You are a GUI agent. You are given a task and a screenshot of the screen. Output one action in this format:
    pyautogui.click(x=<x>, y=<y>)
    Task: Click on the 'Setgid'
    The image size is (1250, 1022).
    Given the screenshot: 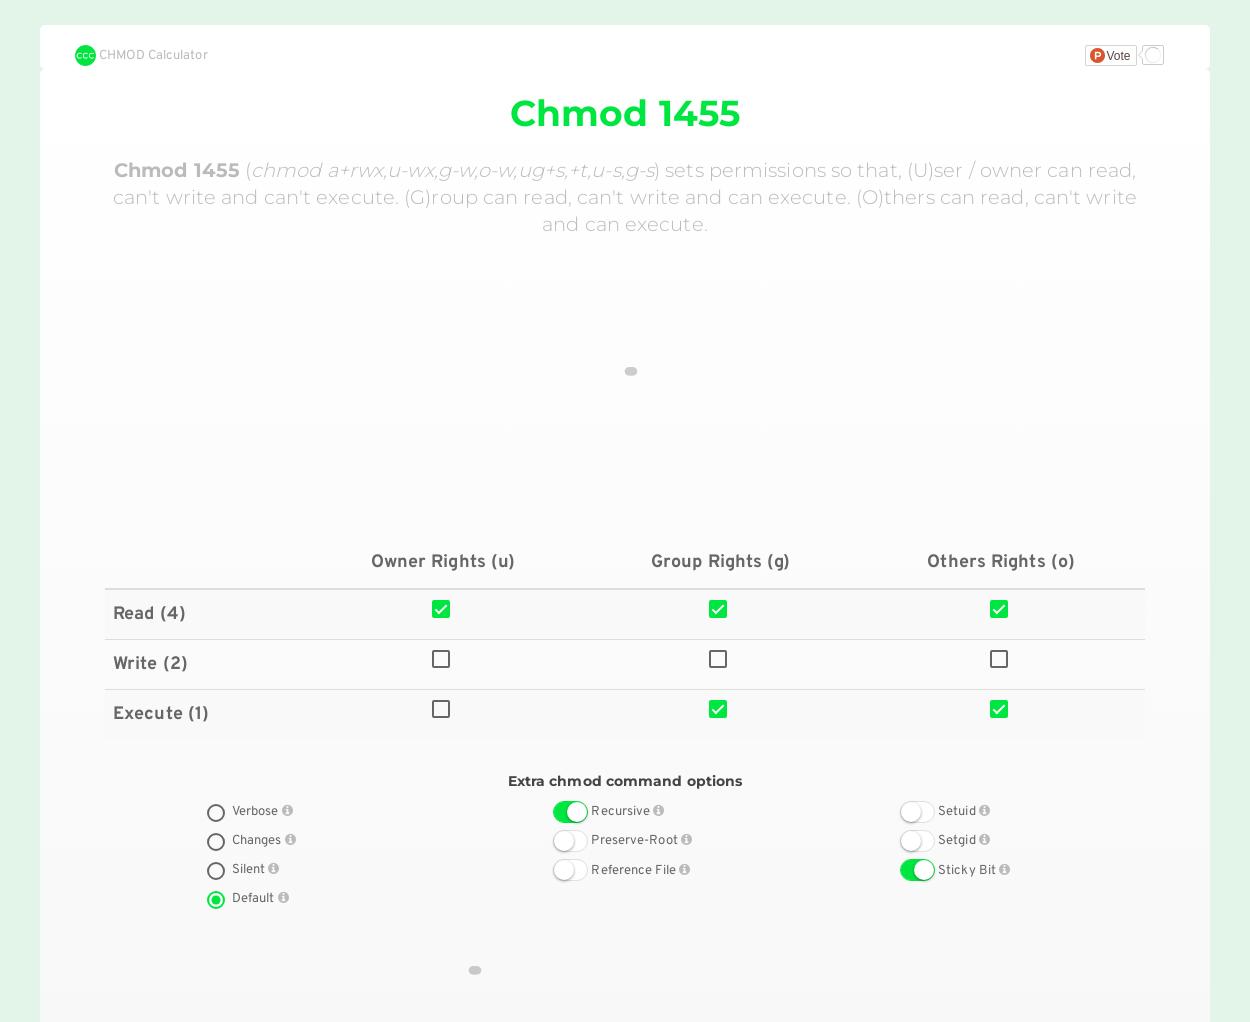 What is the action you would take?
    pyautogui.click(x=957, y=841)
    